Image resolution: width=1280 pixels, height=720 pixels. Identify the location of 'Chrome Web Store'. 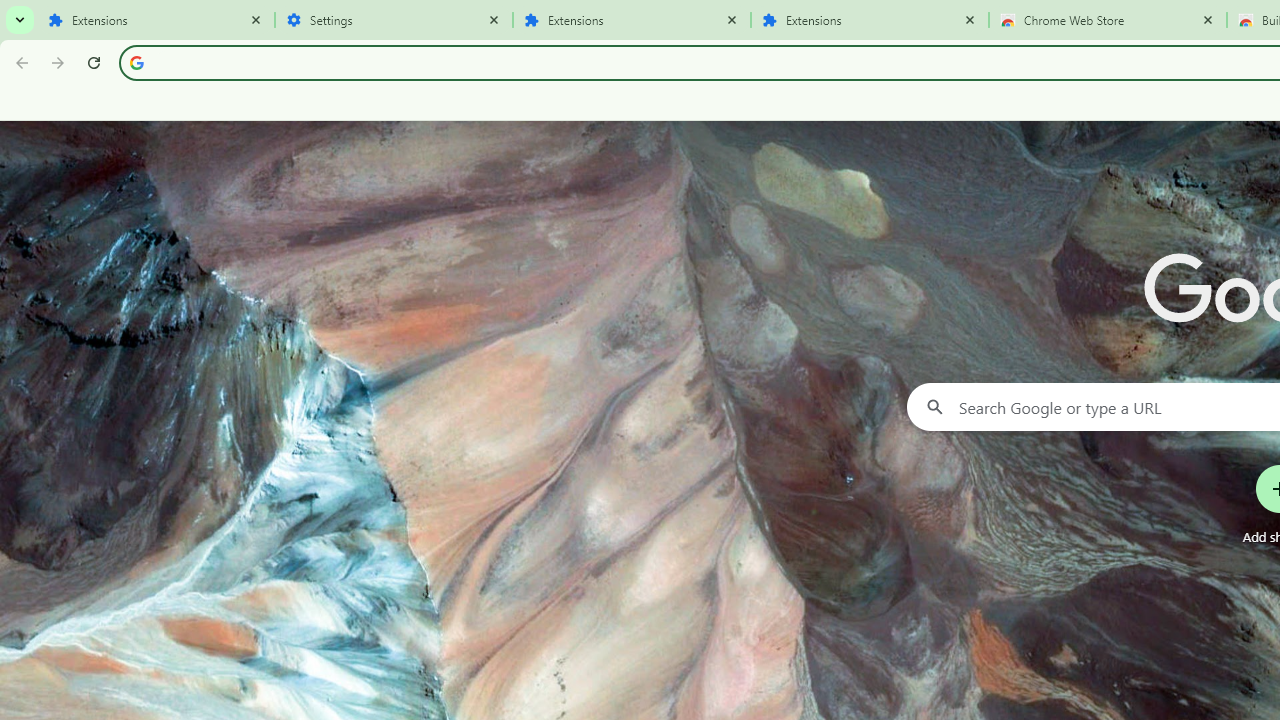
(1107, 20).